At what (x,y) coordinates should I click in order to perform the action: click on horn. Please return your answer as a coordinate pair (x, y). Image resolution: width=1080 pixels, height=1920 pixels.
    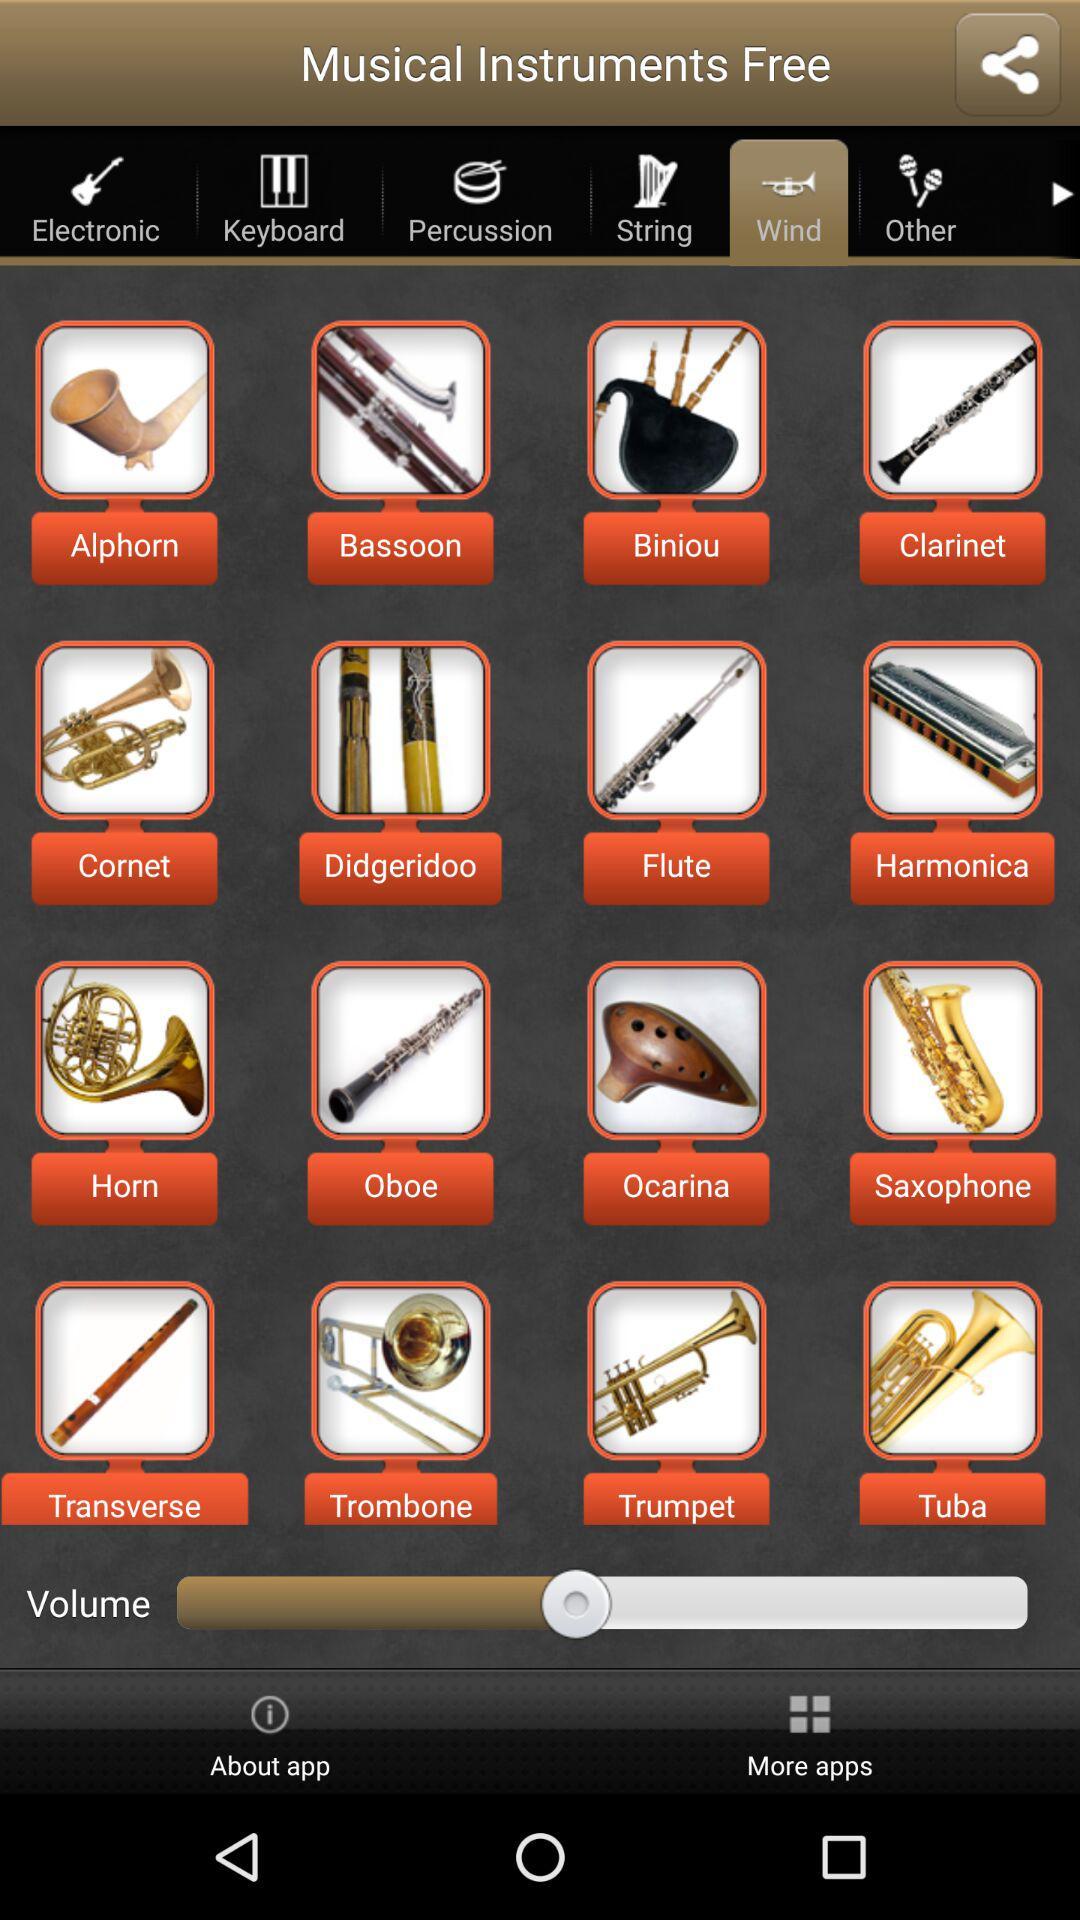
    Looking at the image, I should click on (124, 1049).